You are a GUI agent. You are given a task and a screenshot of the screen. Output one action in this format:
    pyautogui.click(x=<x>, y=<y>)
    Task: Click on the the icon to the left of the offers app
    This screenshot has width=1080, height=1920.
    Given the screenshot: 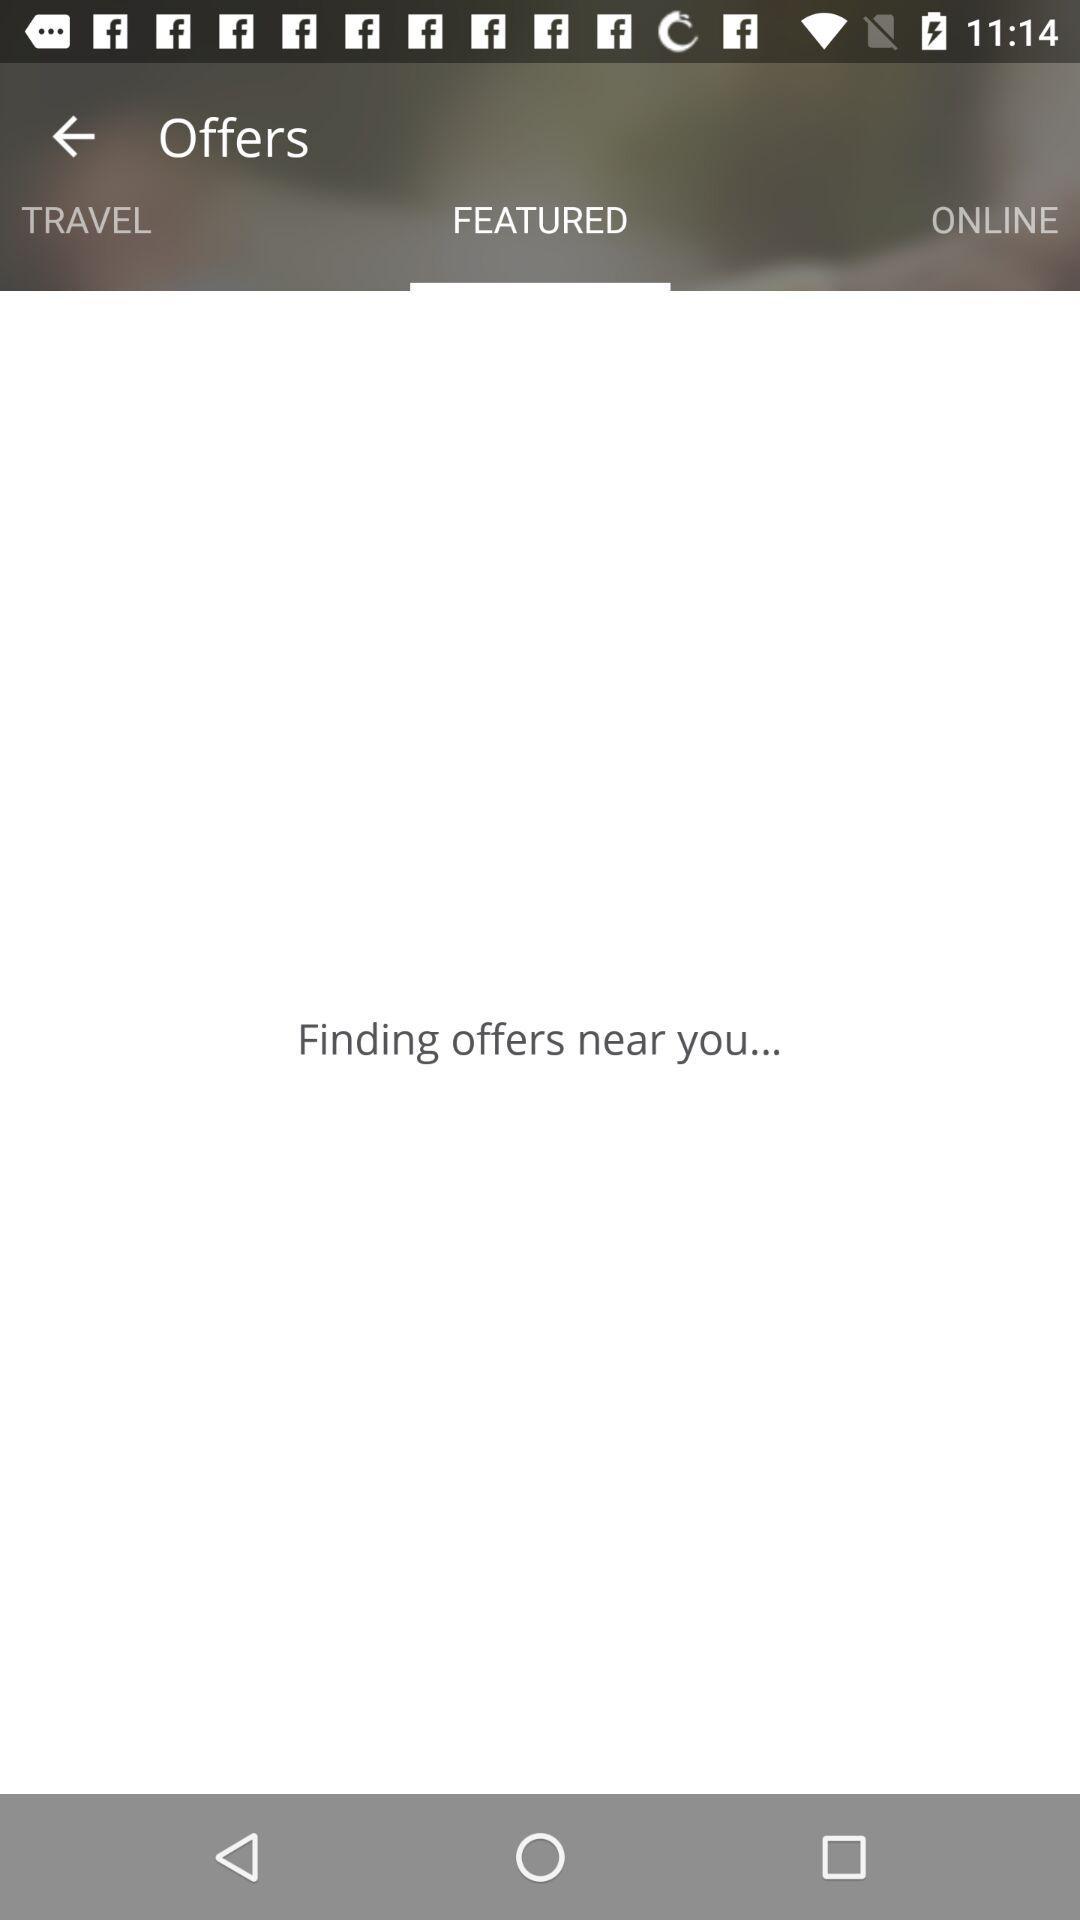 What is the action you would take?
    pyautogui.click(x=72, y=135)
    